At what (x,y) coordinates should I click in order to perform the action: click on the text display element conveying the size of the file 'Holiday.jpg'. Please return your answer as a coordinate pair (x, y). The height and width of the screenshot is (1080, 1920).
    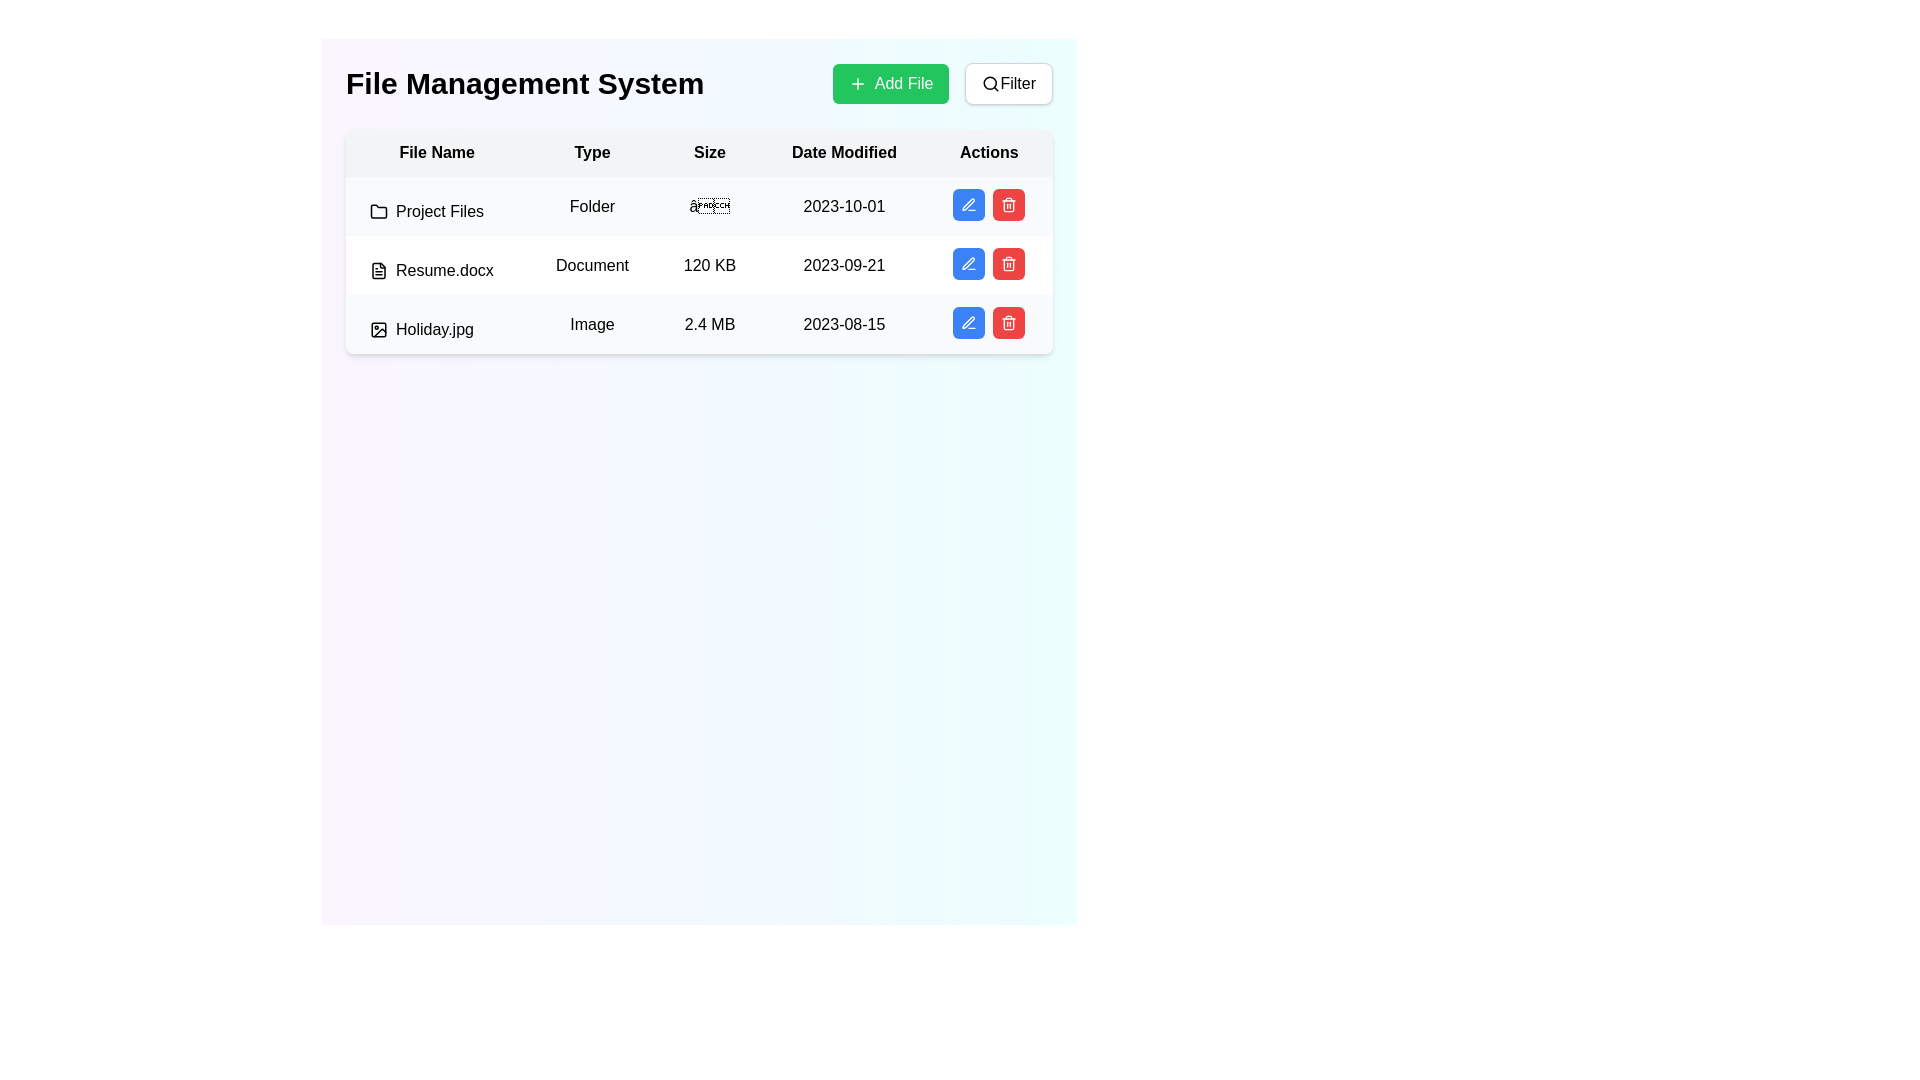
    Looking at the image, I should click on (710, 323).